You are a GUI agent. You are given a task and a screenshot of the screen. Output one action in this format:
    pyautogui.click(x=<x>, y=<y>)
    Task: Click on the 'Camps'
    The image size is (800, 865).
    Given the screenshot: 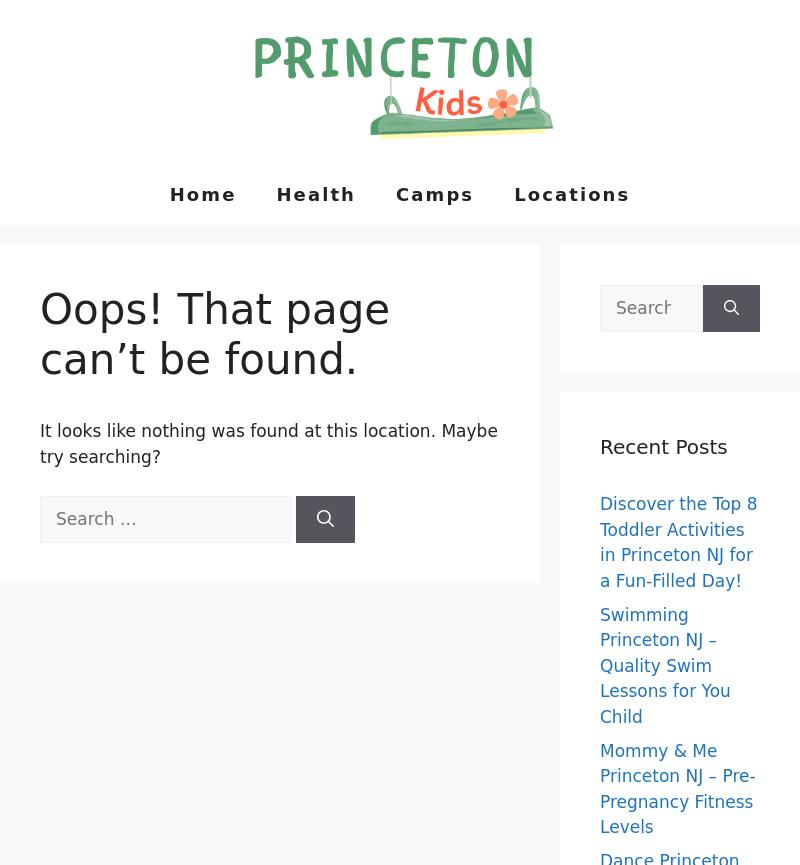 What is the action you would take?
    pyautogui.click(x=433, y=192)
    